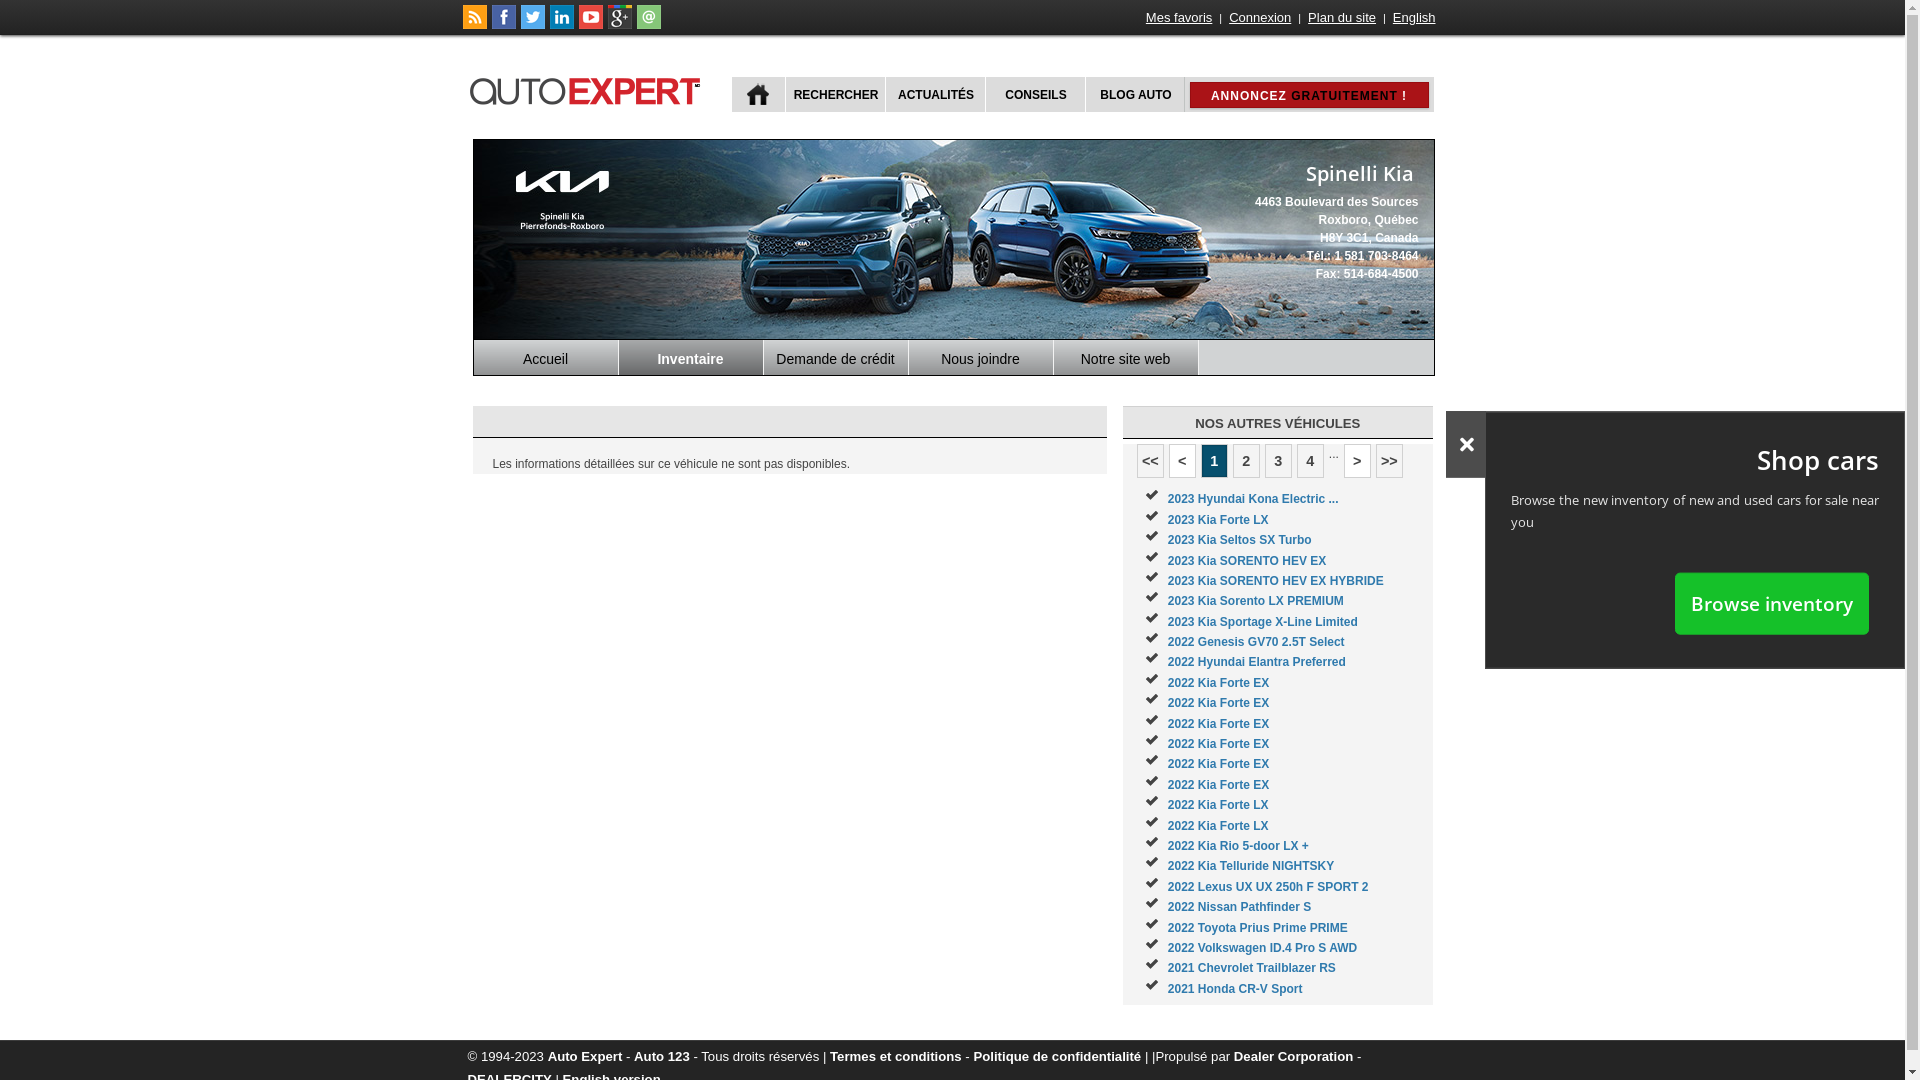  Describe the element at coordinates (1033, 94) in the screenshot. I see `'CONSEILS'` at that location.